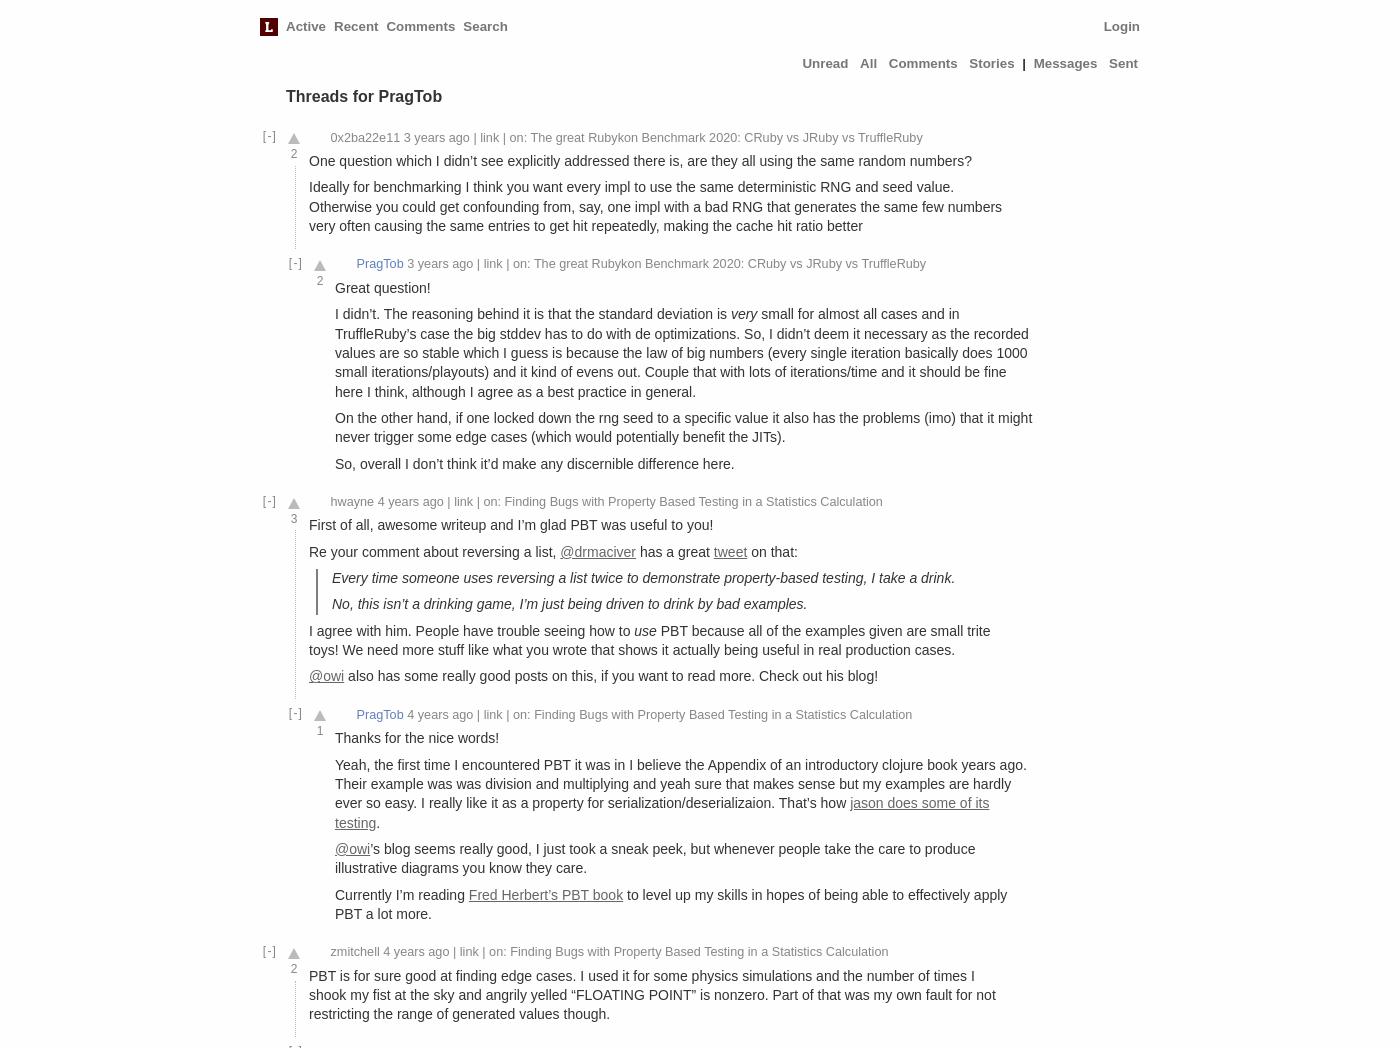 The height and width of the screenshot is (1048, 1400). Describe the element at coordinates (335, 737) in the screenshot. I see `'Thanks for the nice words!'` at that location.